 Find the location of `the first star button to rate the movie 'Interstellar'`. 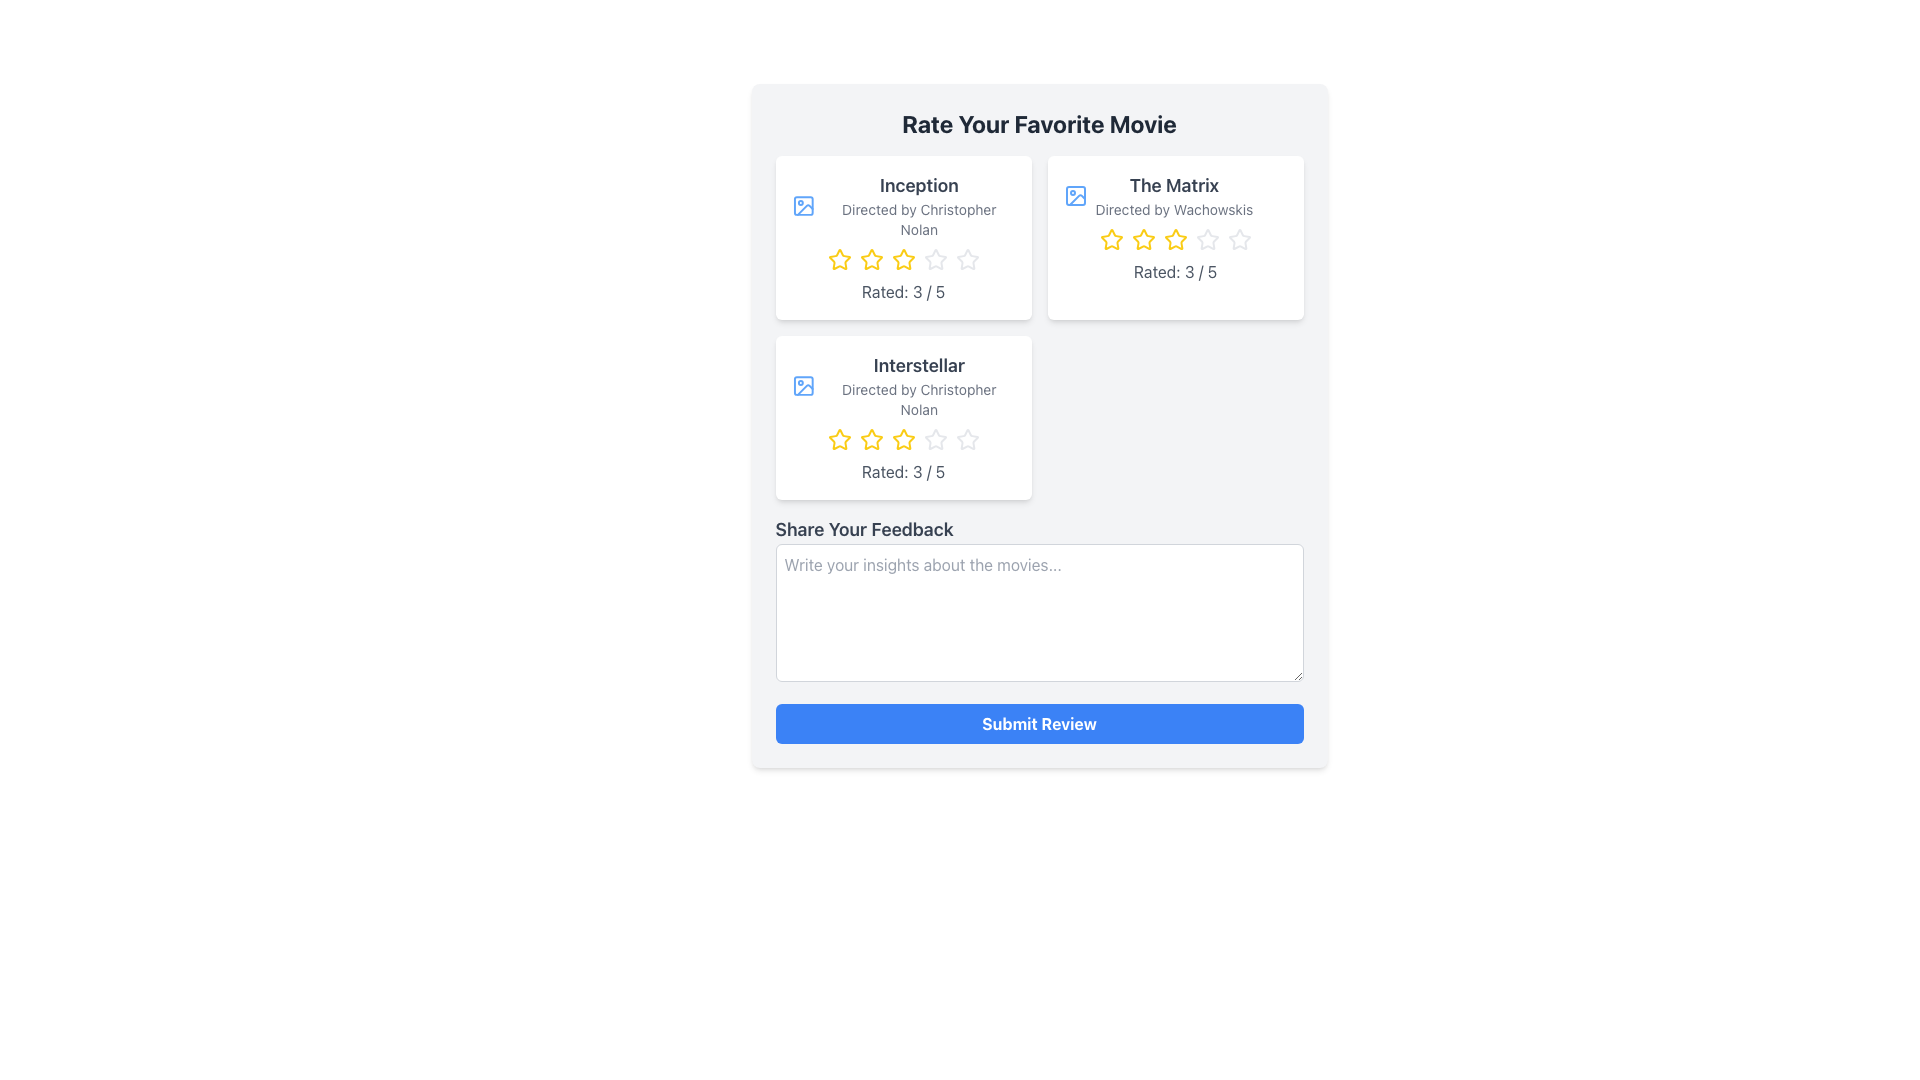

the first star button to rate the movie 'Interstellar' is located at coordinates (839, 438).